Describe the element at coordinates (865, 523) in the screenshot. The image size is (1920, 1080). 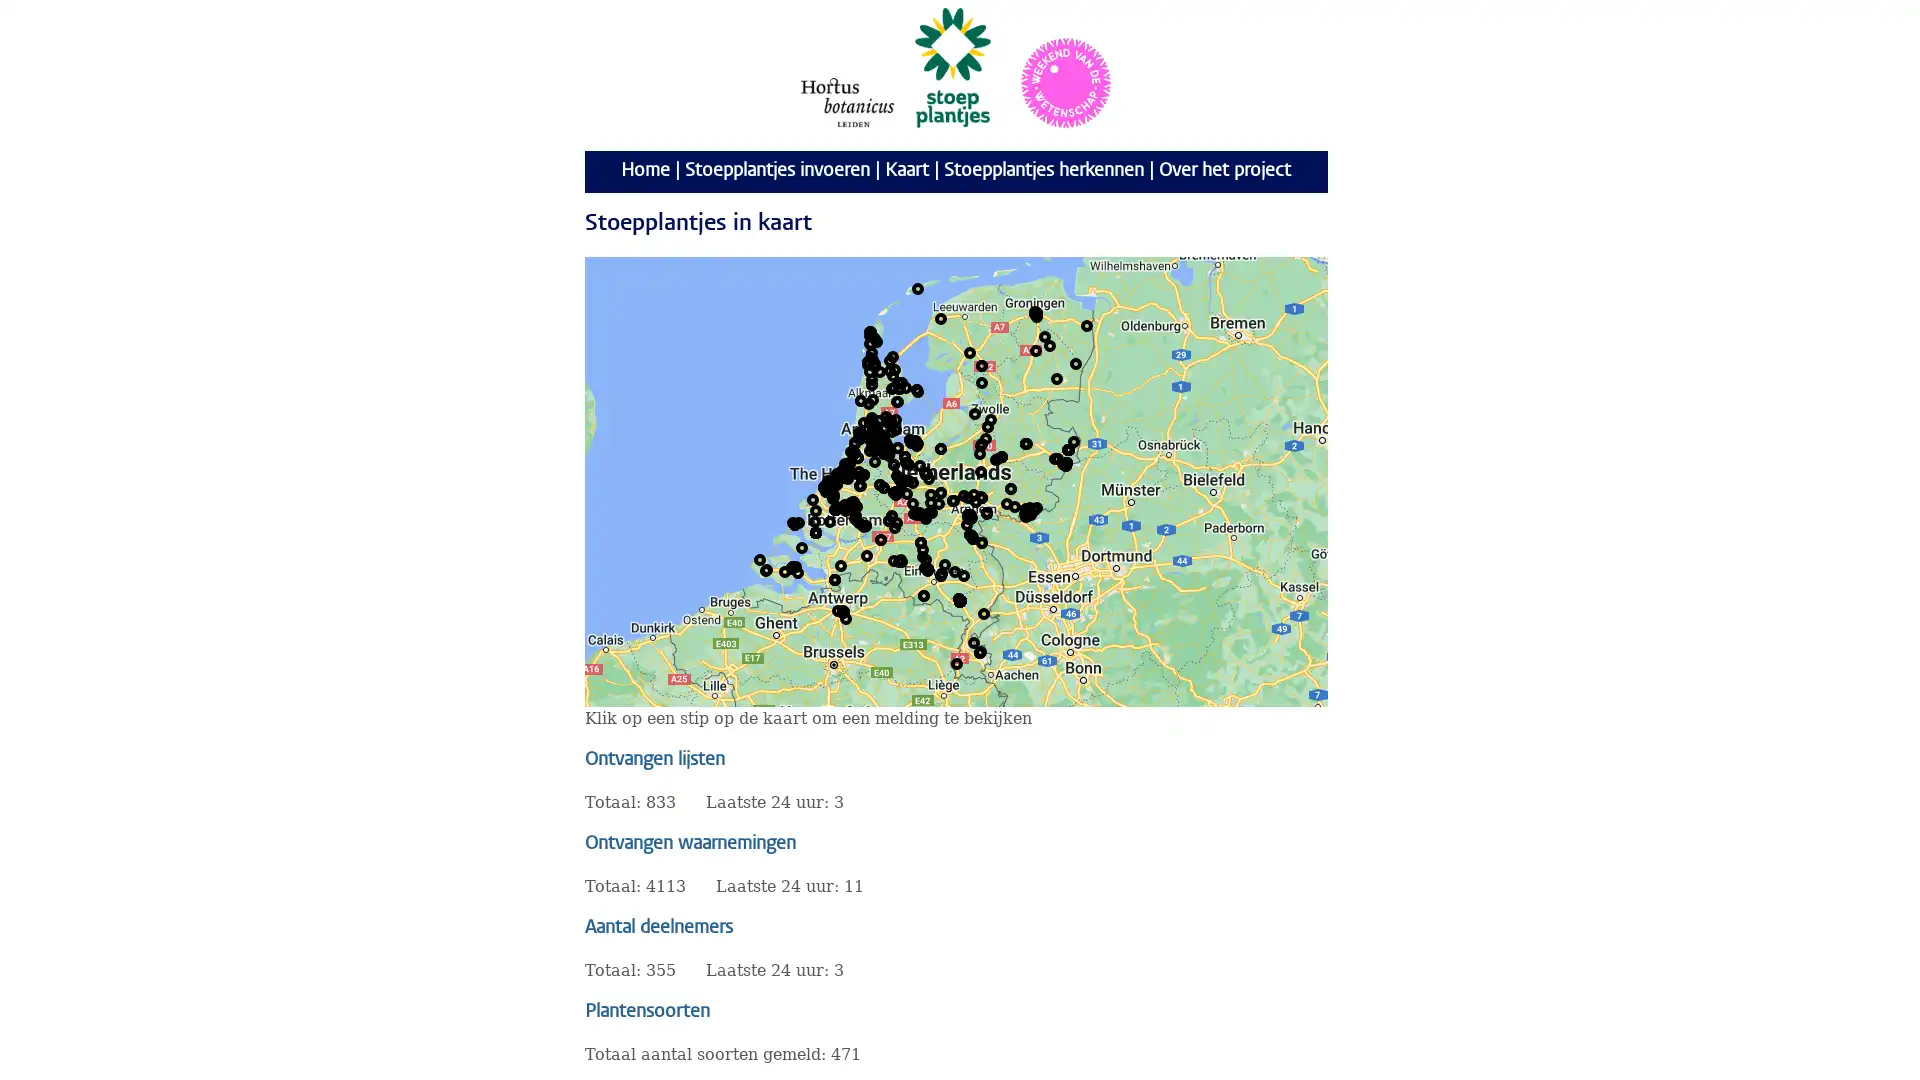
I see `Telling van op 20 april 2022` at that location.